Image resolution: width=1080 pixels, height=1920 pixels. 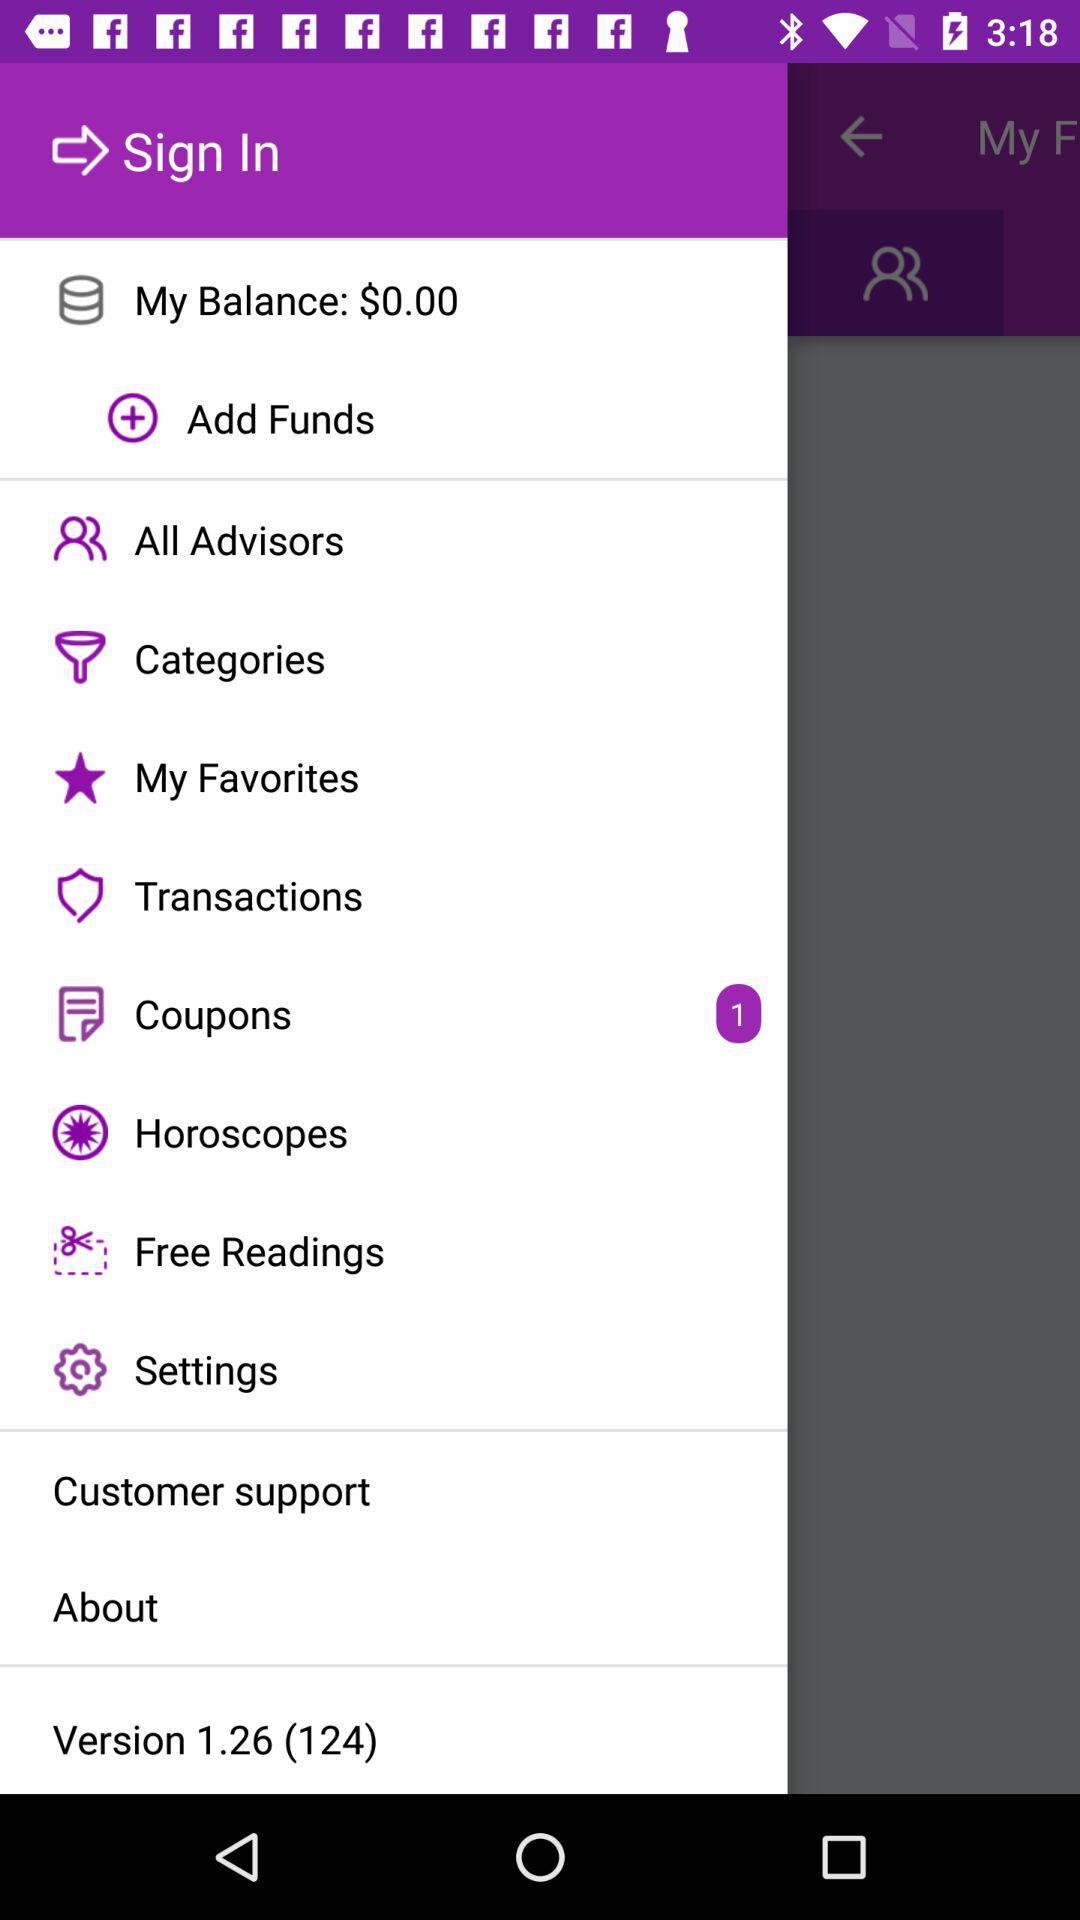 What do you see at coordinates (393, 417) in the screenshot?
I see `the icon below my balance 0 icon` at bounding box center [393, 417].